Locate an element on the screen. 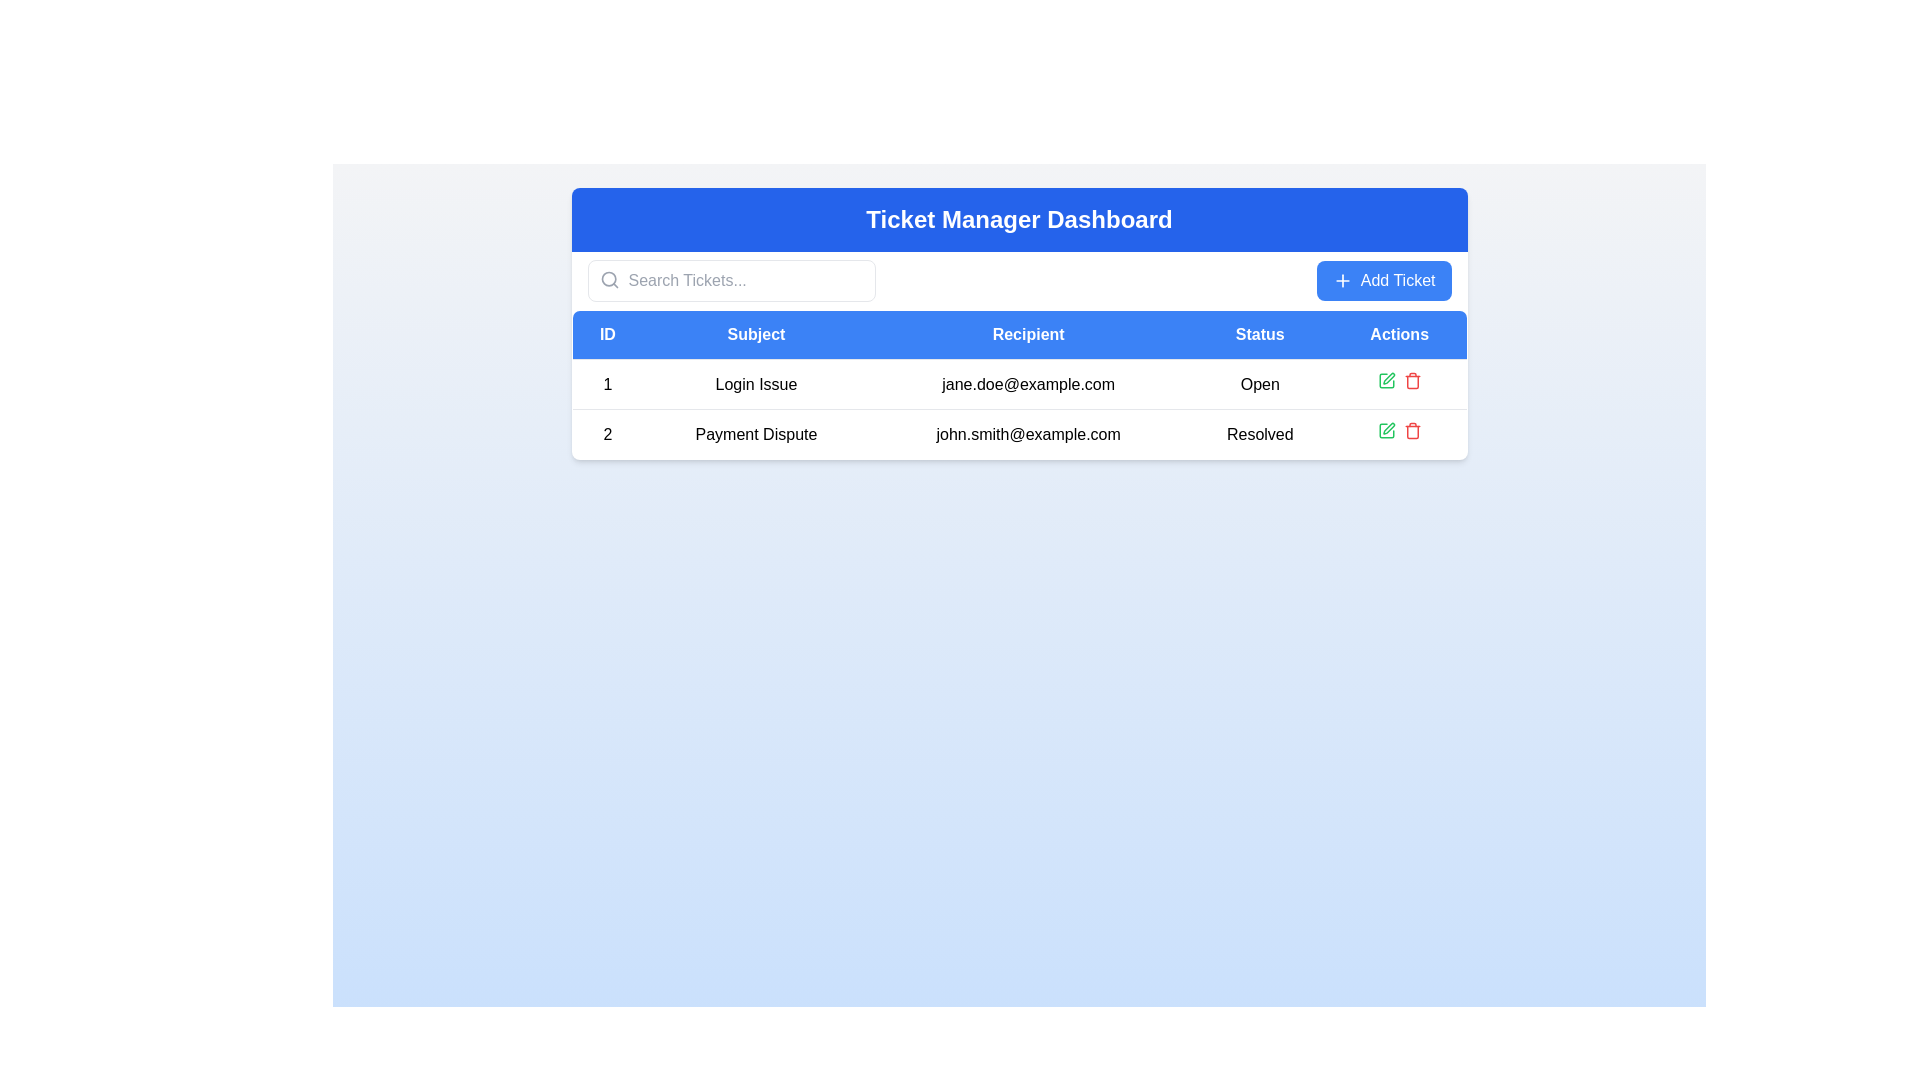  the edit icon located in the 'Actions' column of the second row of the ticket table, next to the Delete icon is located at coordinates (1387, 378).